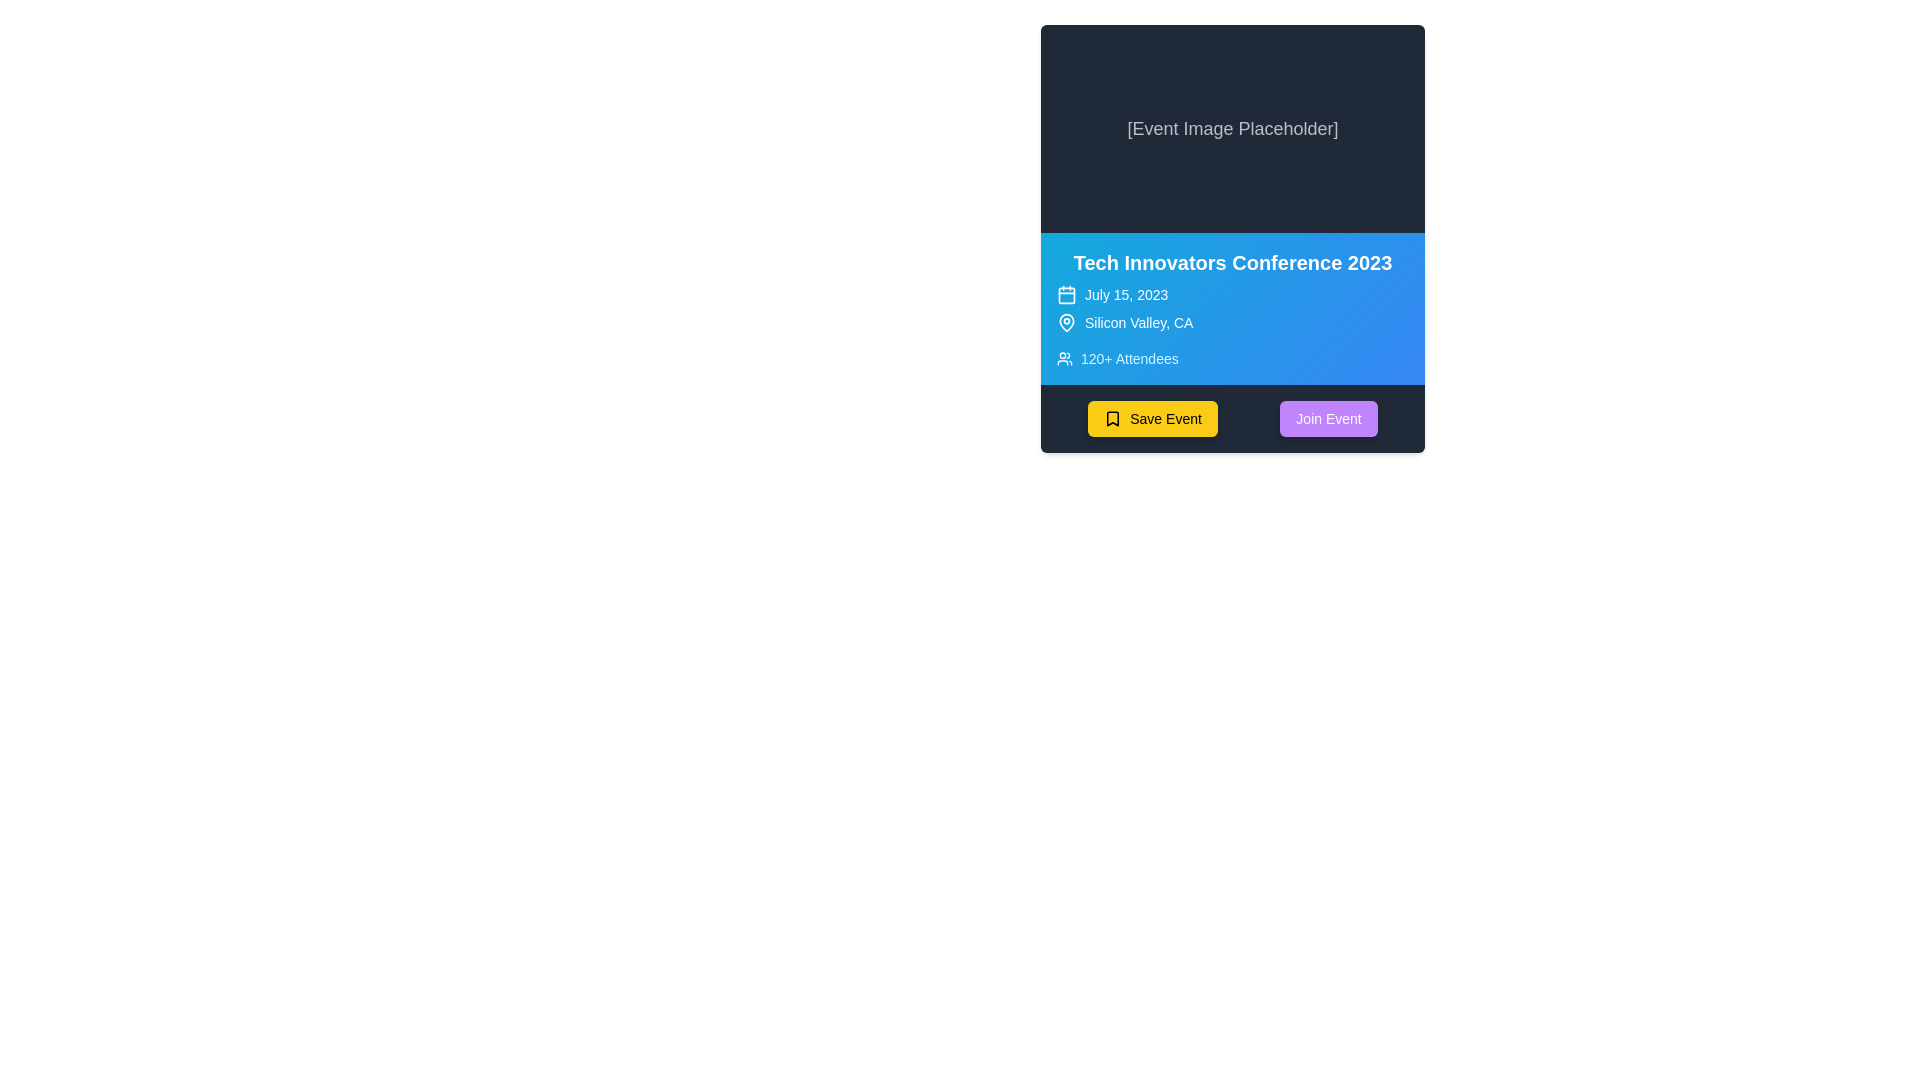  What do you see at coordinates (1232, 128) in the screenshot?
I see `the image placeholder at the top of the card layout, which has a dark gray background and displays the text '[Event Image Placeholder]' in a lighter font` at bounding box center [1232, 128].